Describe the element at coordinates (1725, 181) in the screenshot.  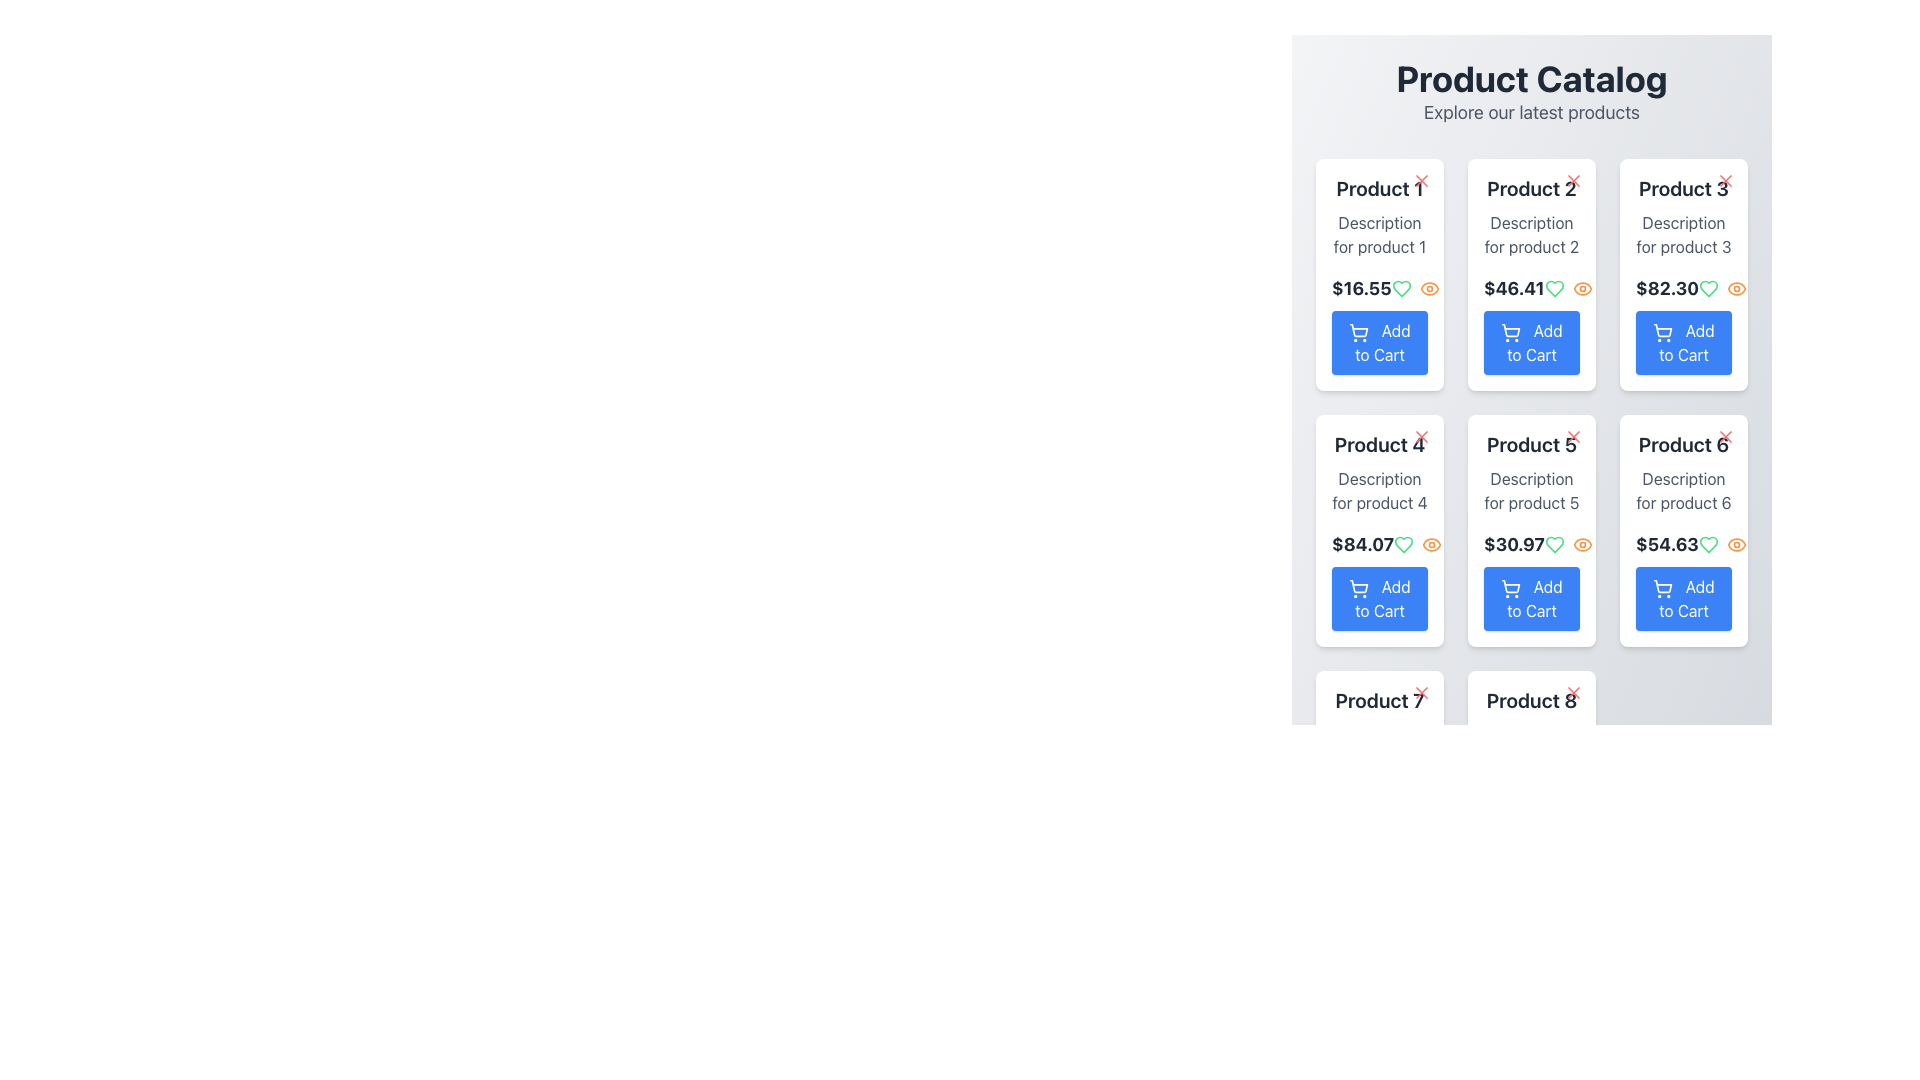
I see `the close vector graphic icon located in the top-right corner of the 'Product 3' card in the 'Product Catalog' to dismiss or delete the associated content` at that location.